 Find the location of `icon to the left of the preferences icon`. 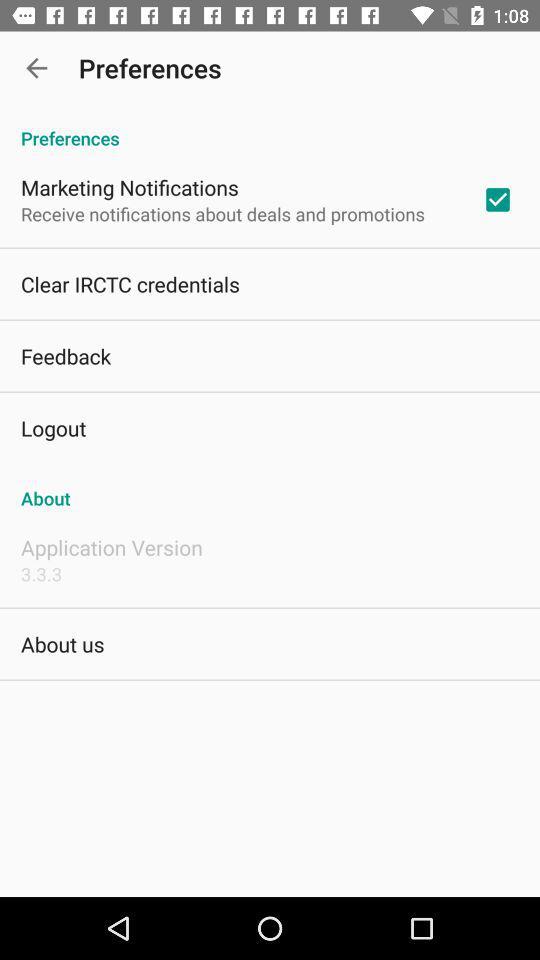

icon to the left of the preferences icon is located at coordinates (36, 68).